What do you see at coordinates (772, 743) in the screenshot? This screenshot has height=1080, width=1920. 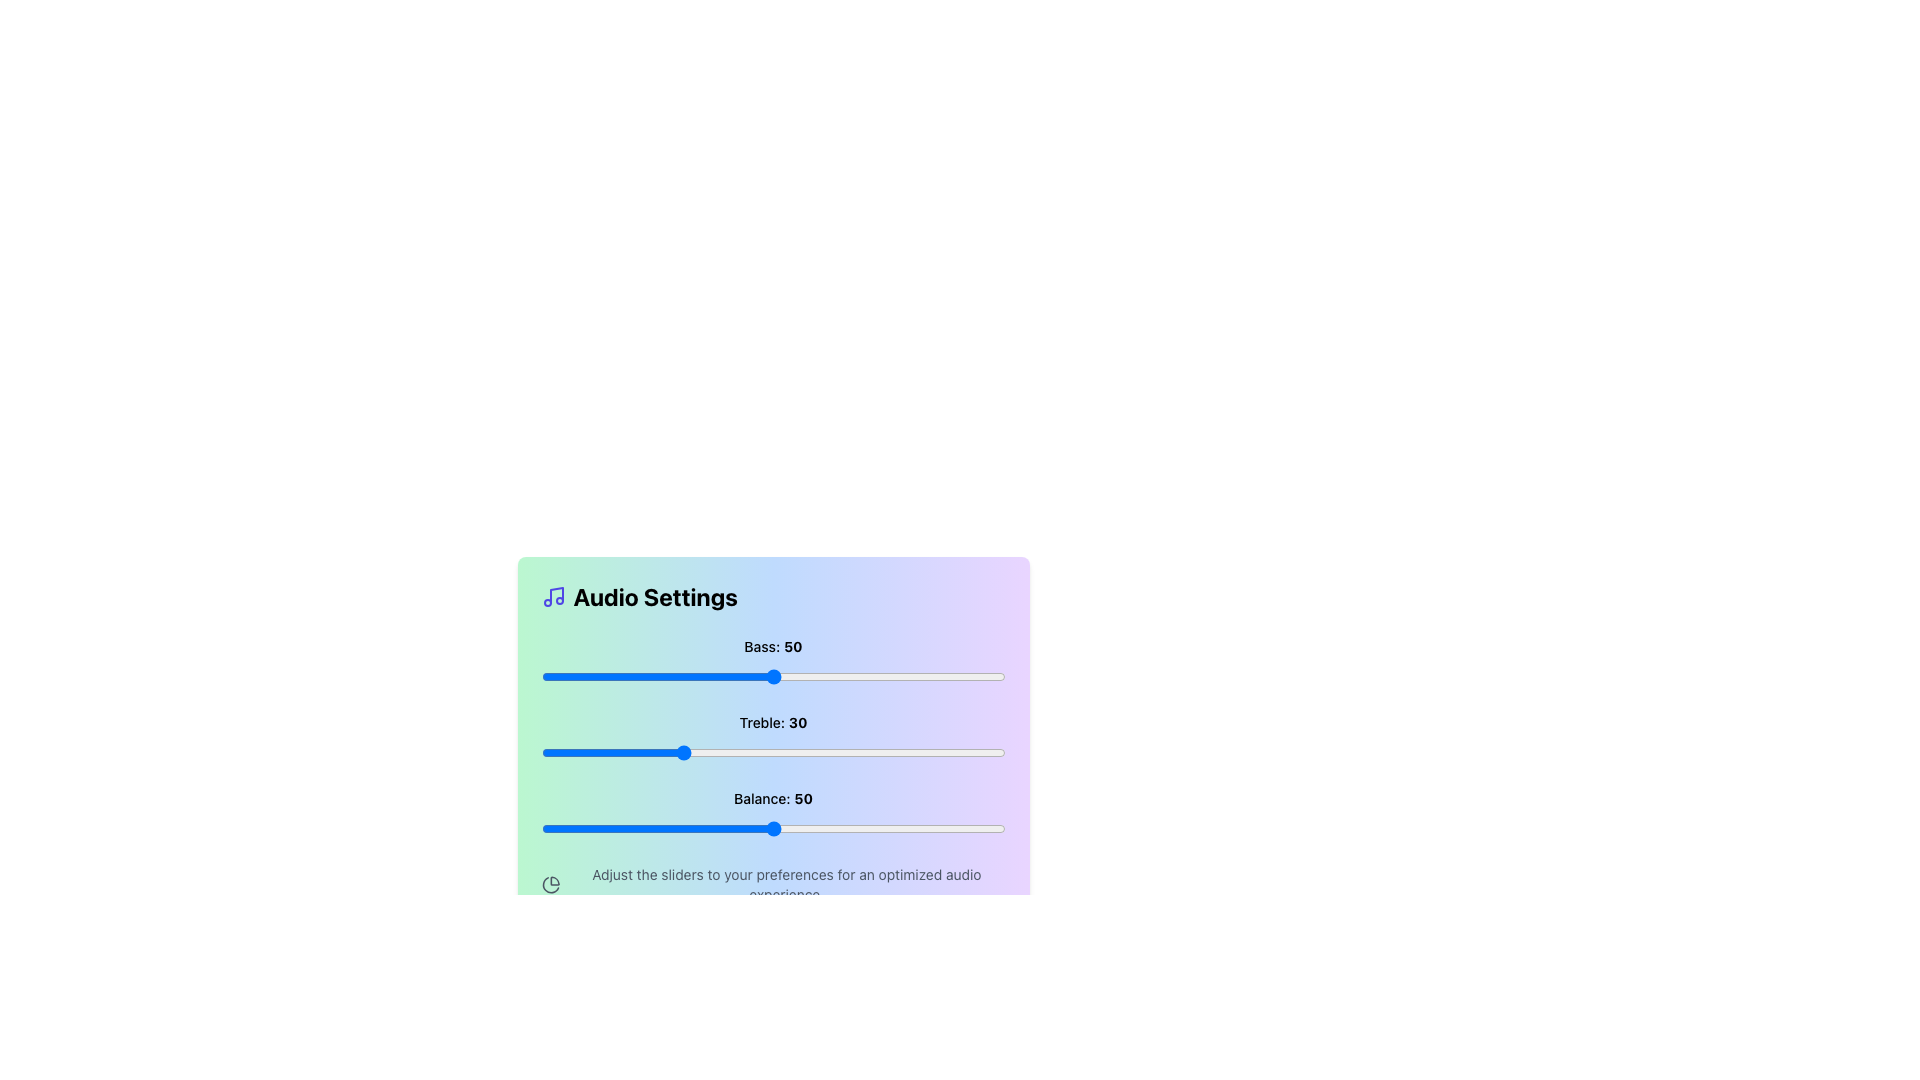 I see `the sliders in the Interactive audio settings panel` at bounding box center [772, 743].